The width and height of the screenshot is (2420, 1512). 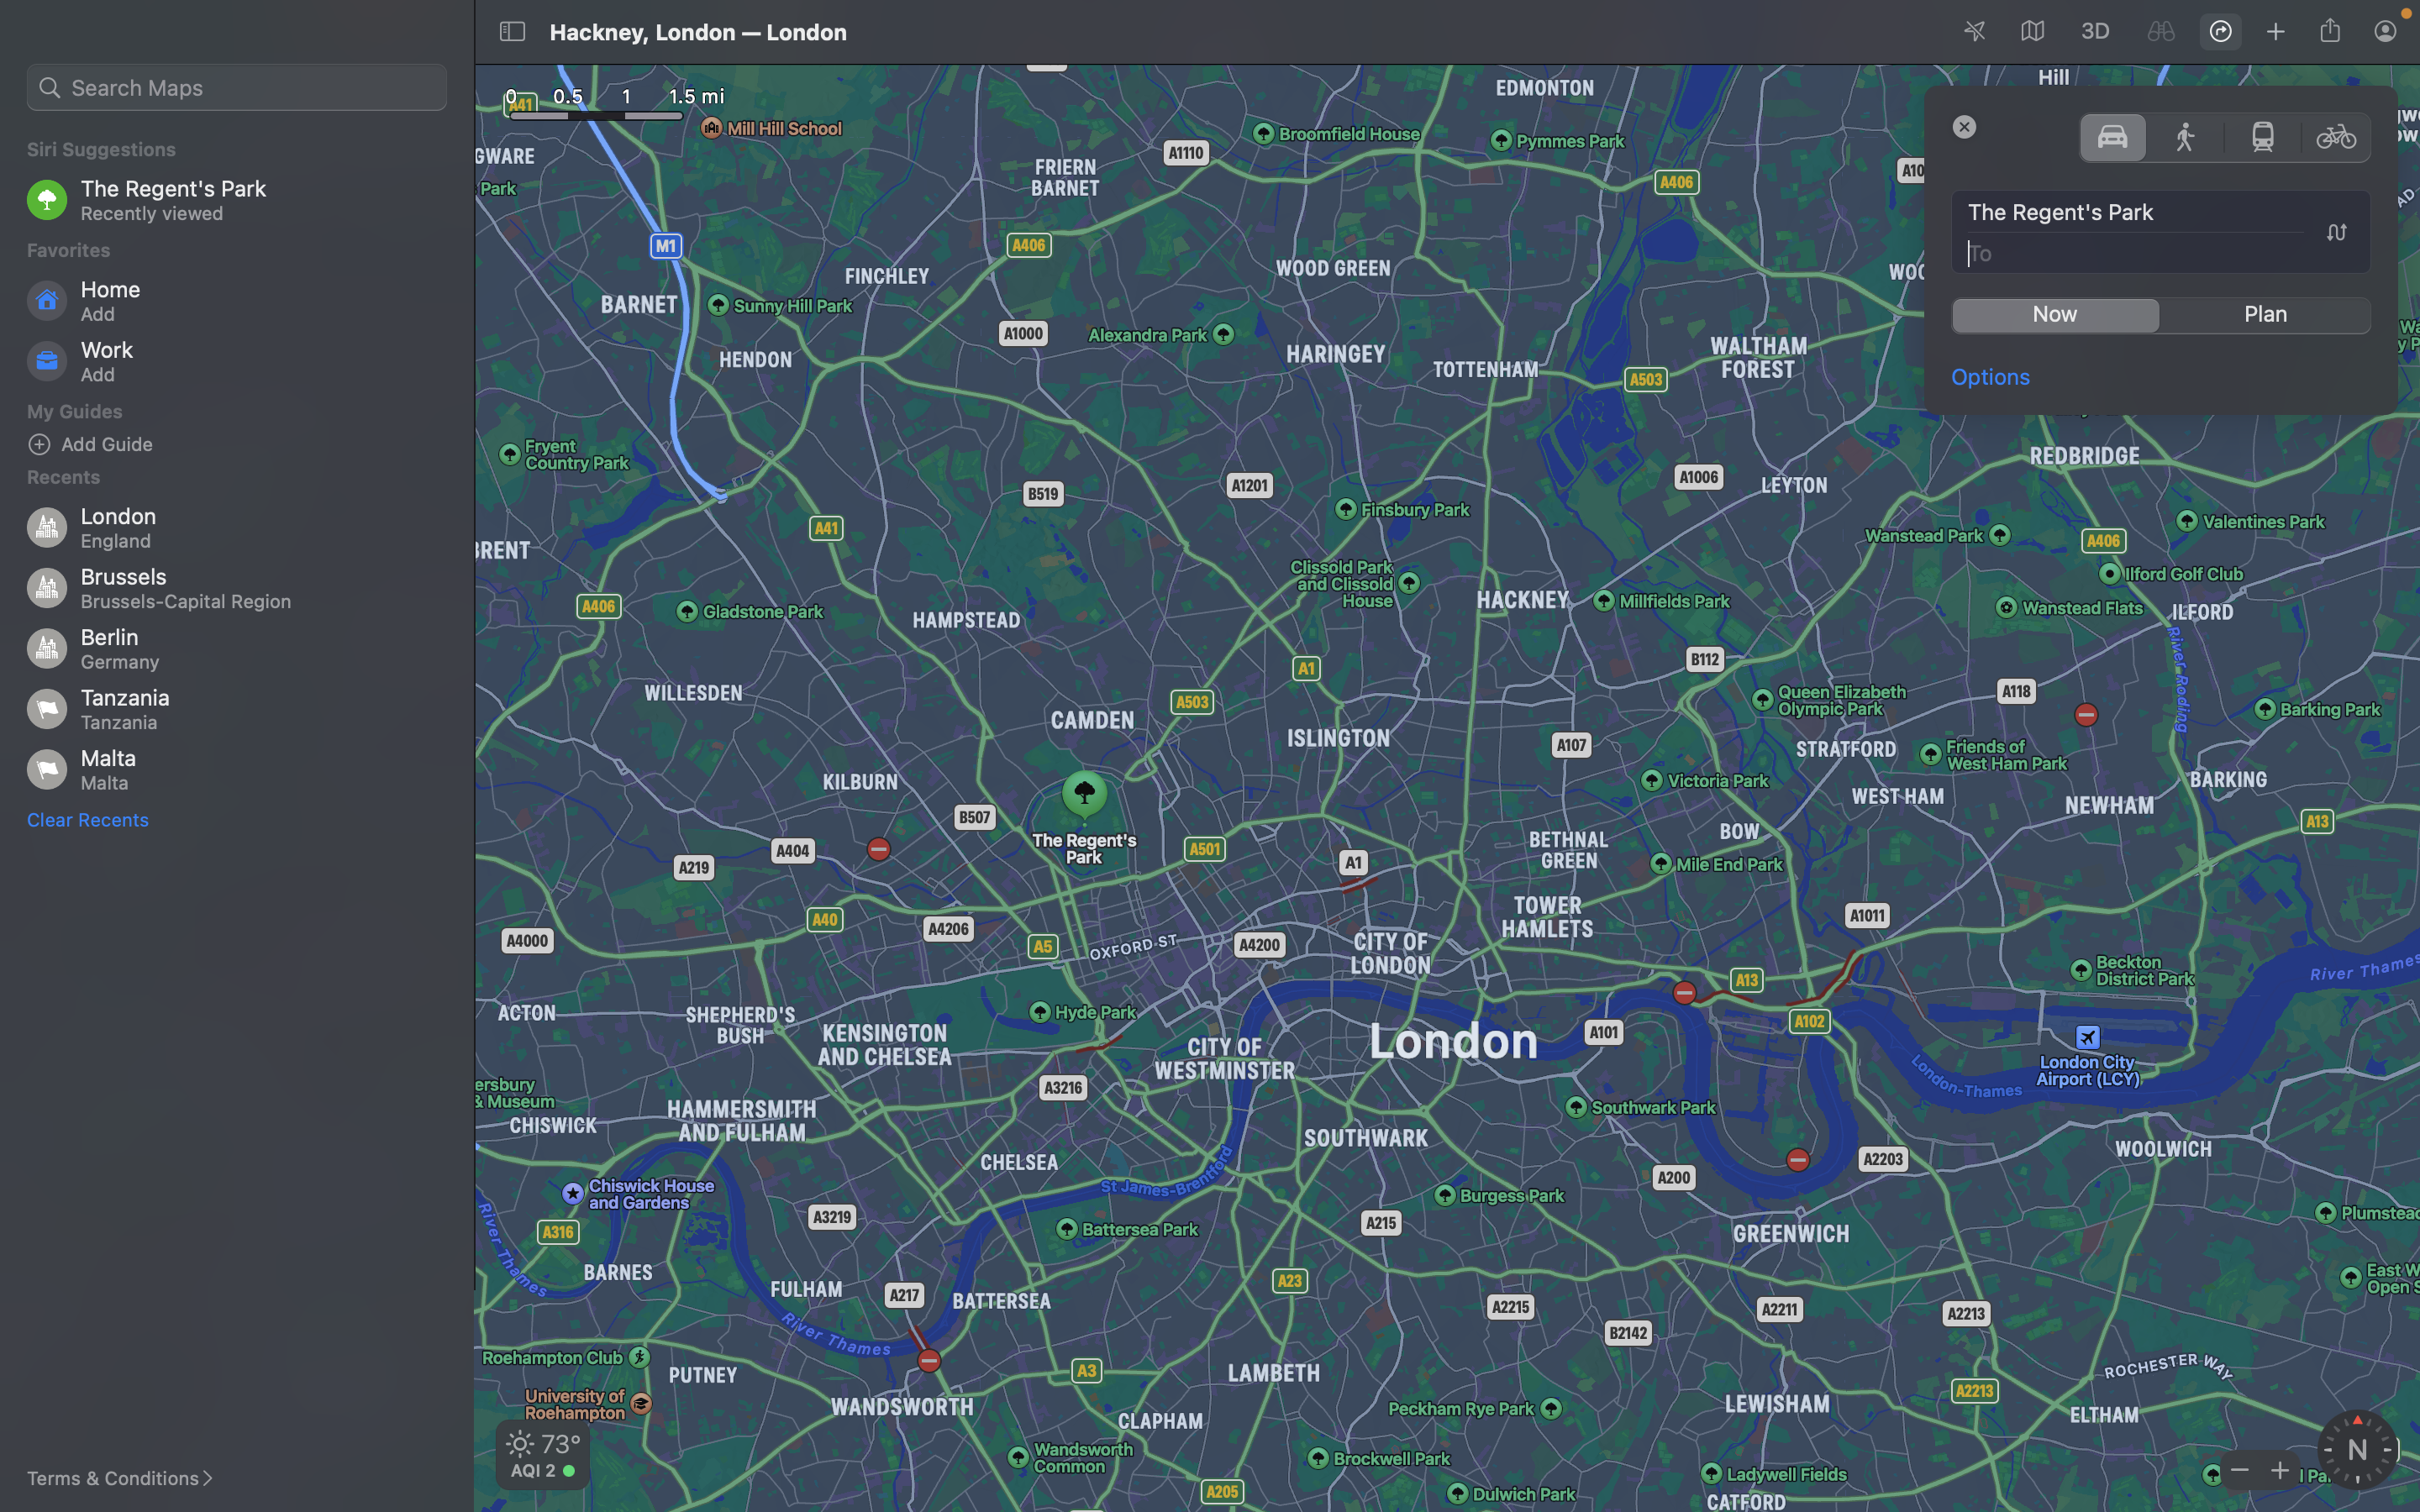 I want to click on the button called "swap dest and source" to interchange source and destination locations, so click(x=2335, y=232).